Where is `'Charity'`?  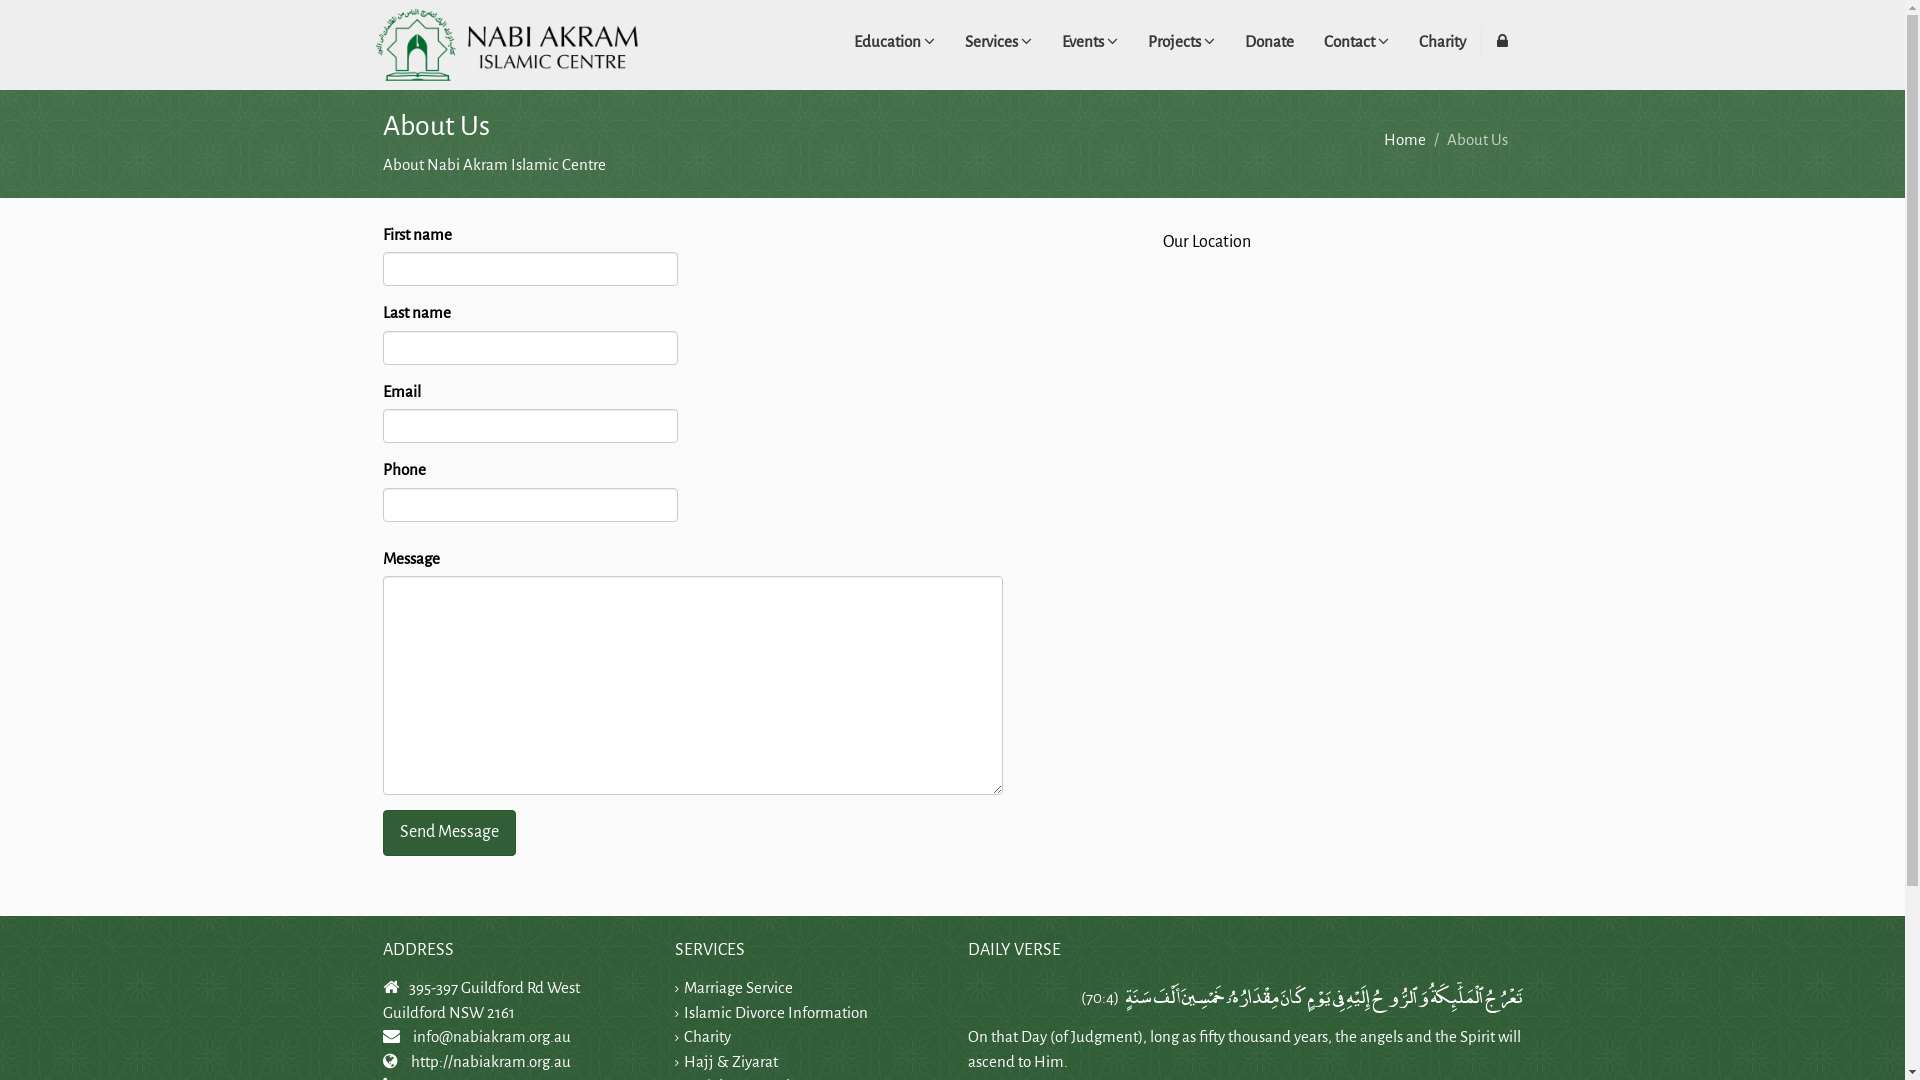 'Charity' is located at coordinates (1442, 42).